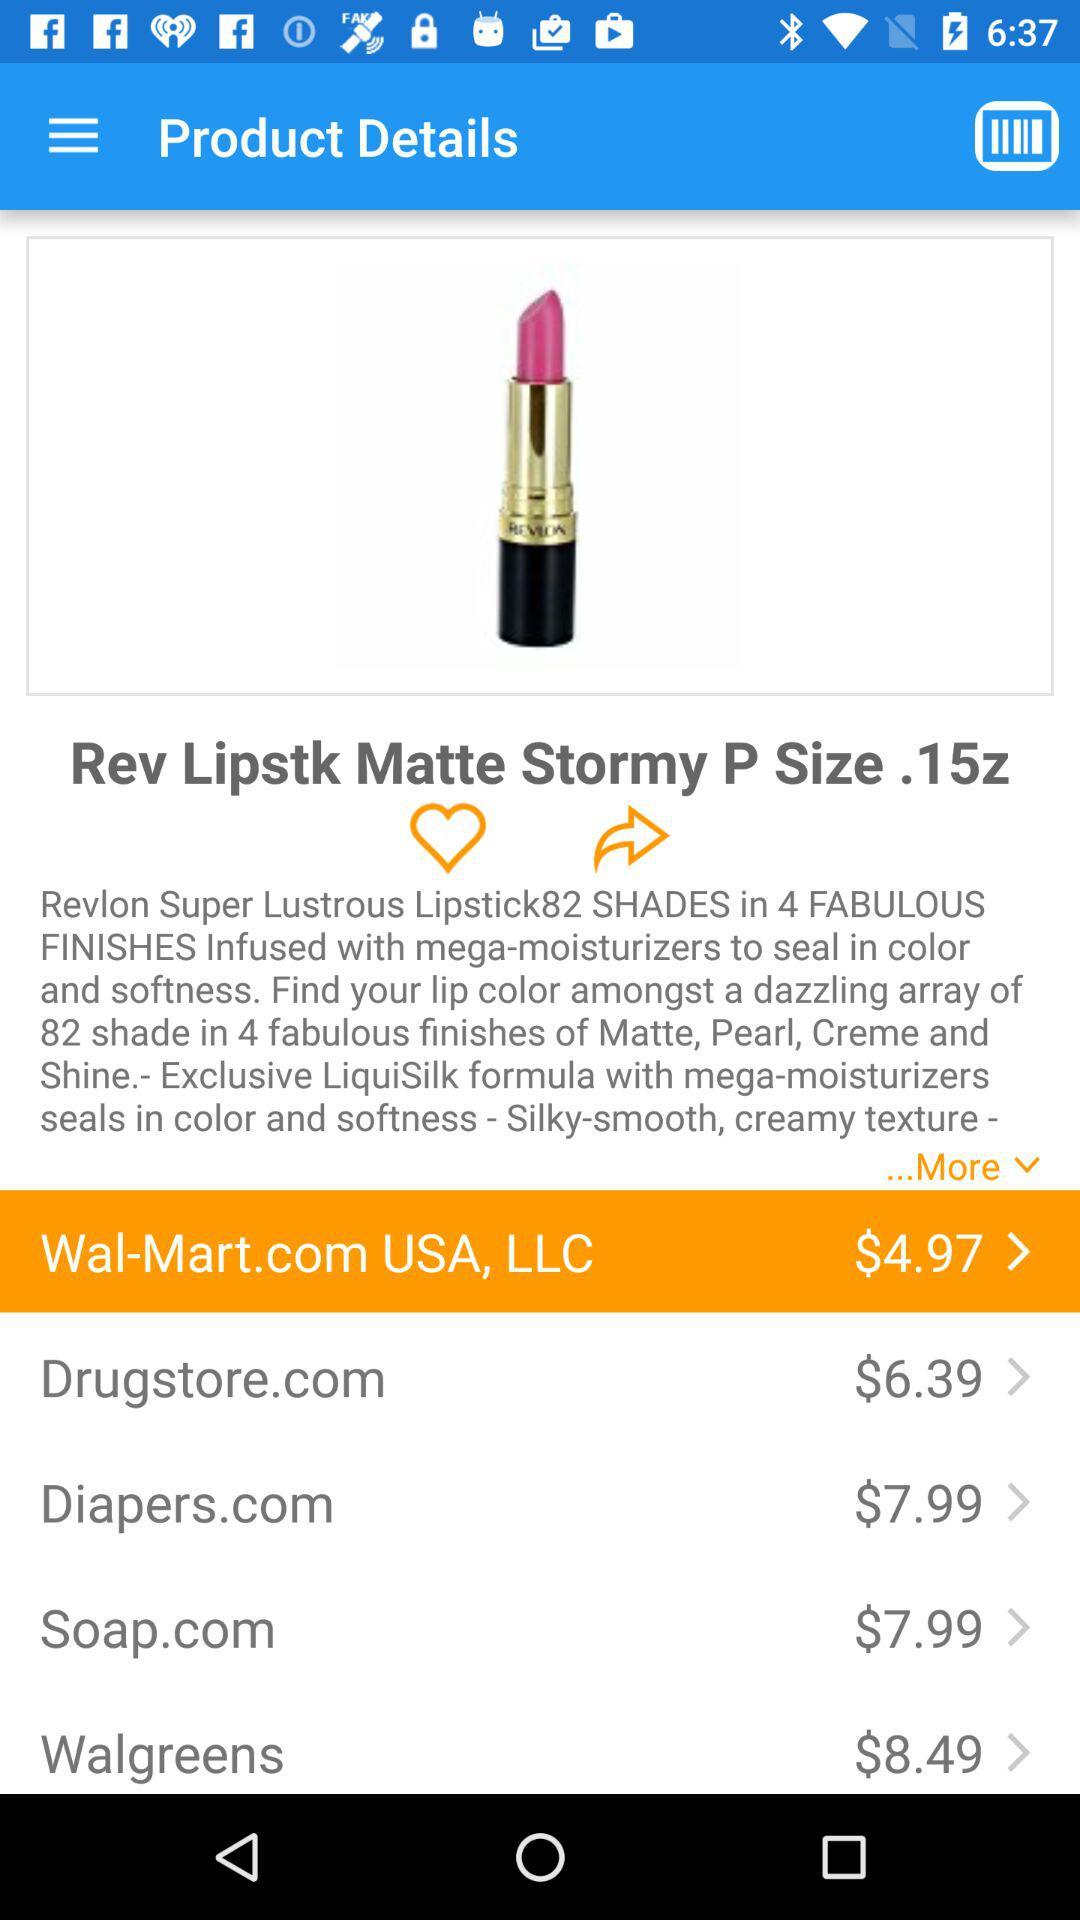 This screenshot has width=1080, height=1920. I want to click on app next to product details, so click(72, 135).